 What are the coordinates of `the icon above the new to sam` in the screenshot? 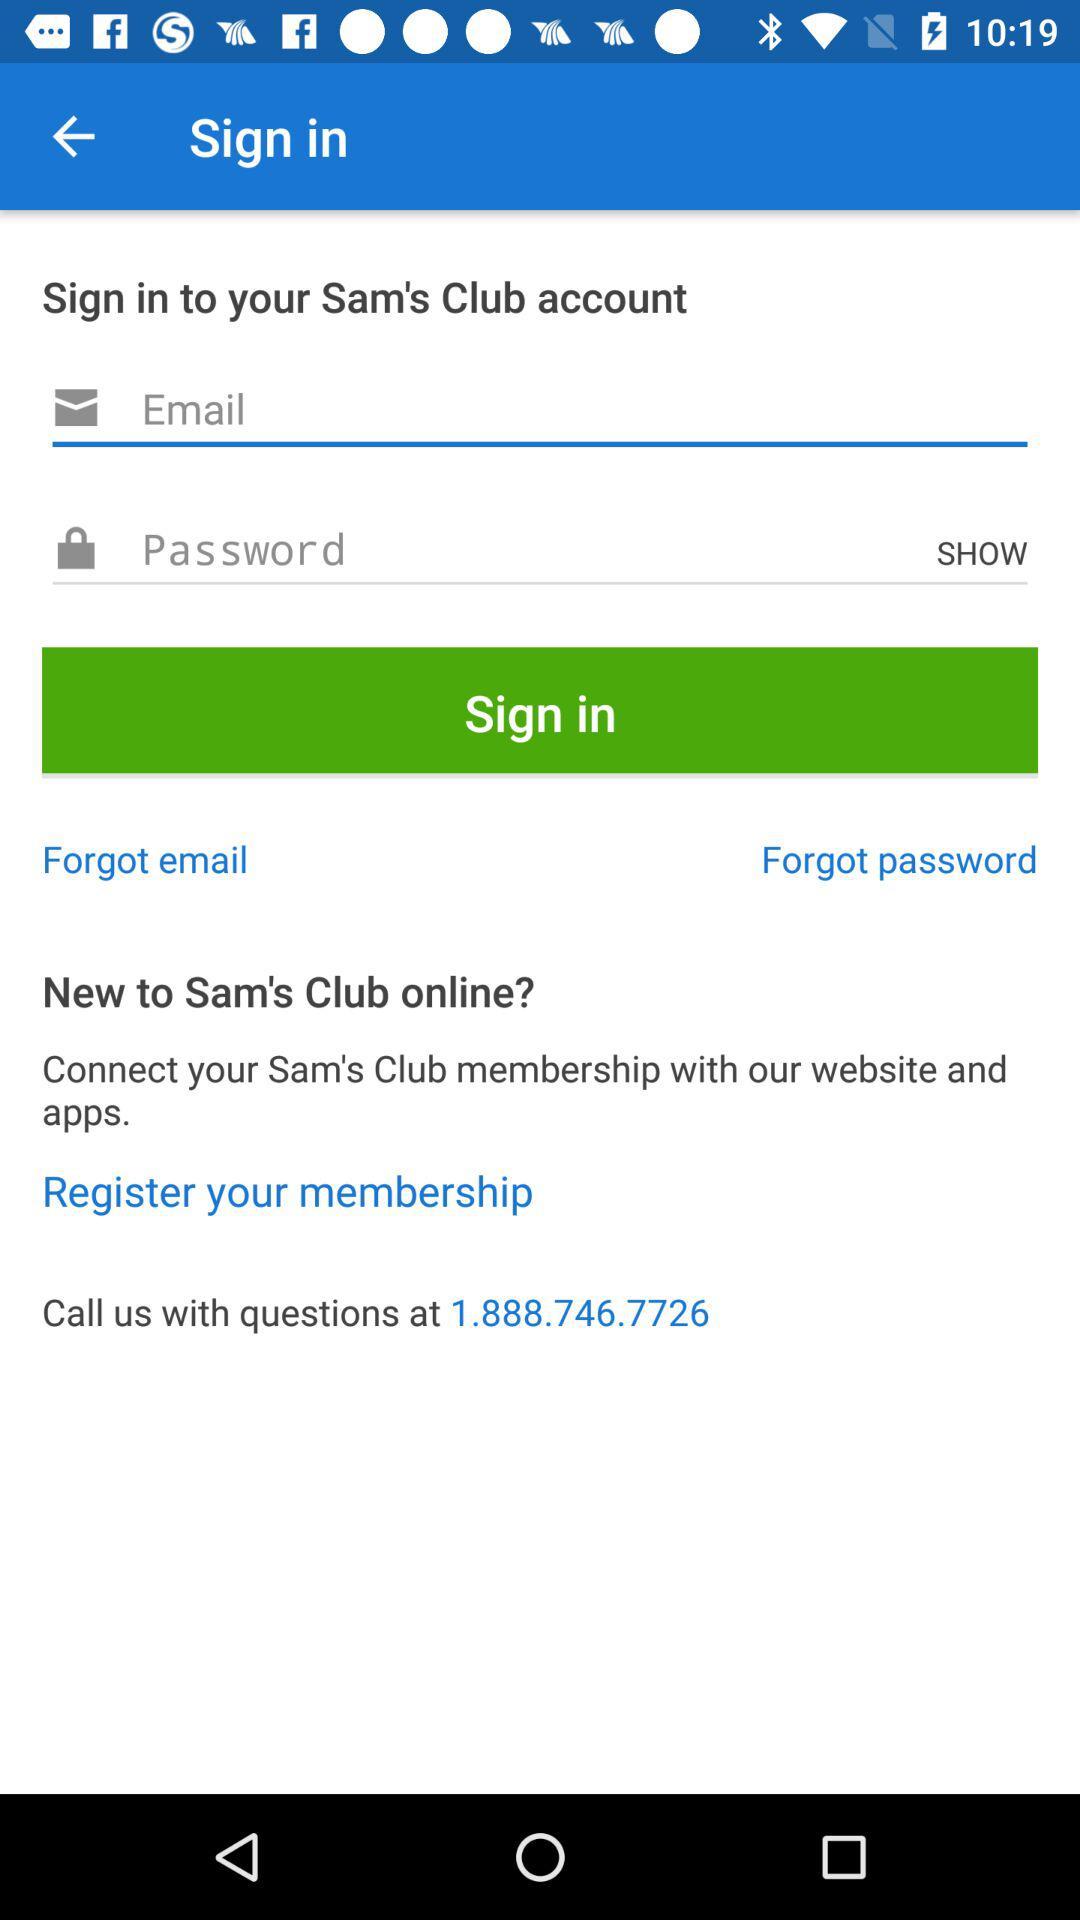 It's located at (898, 858).